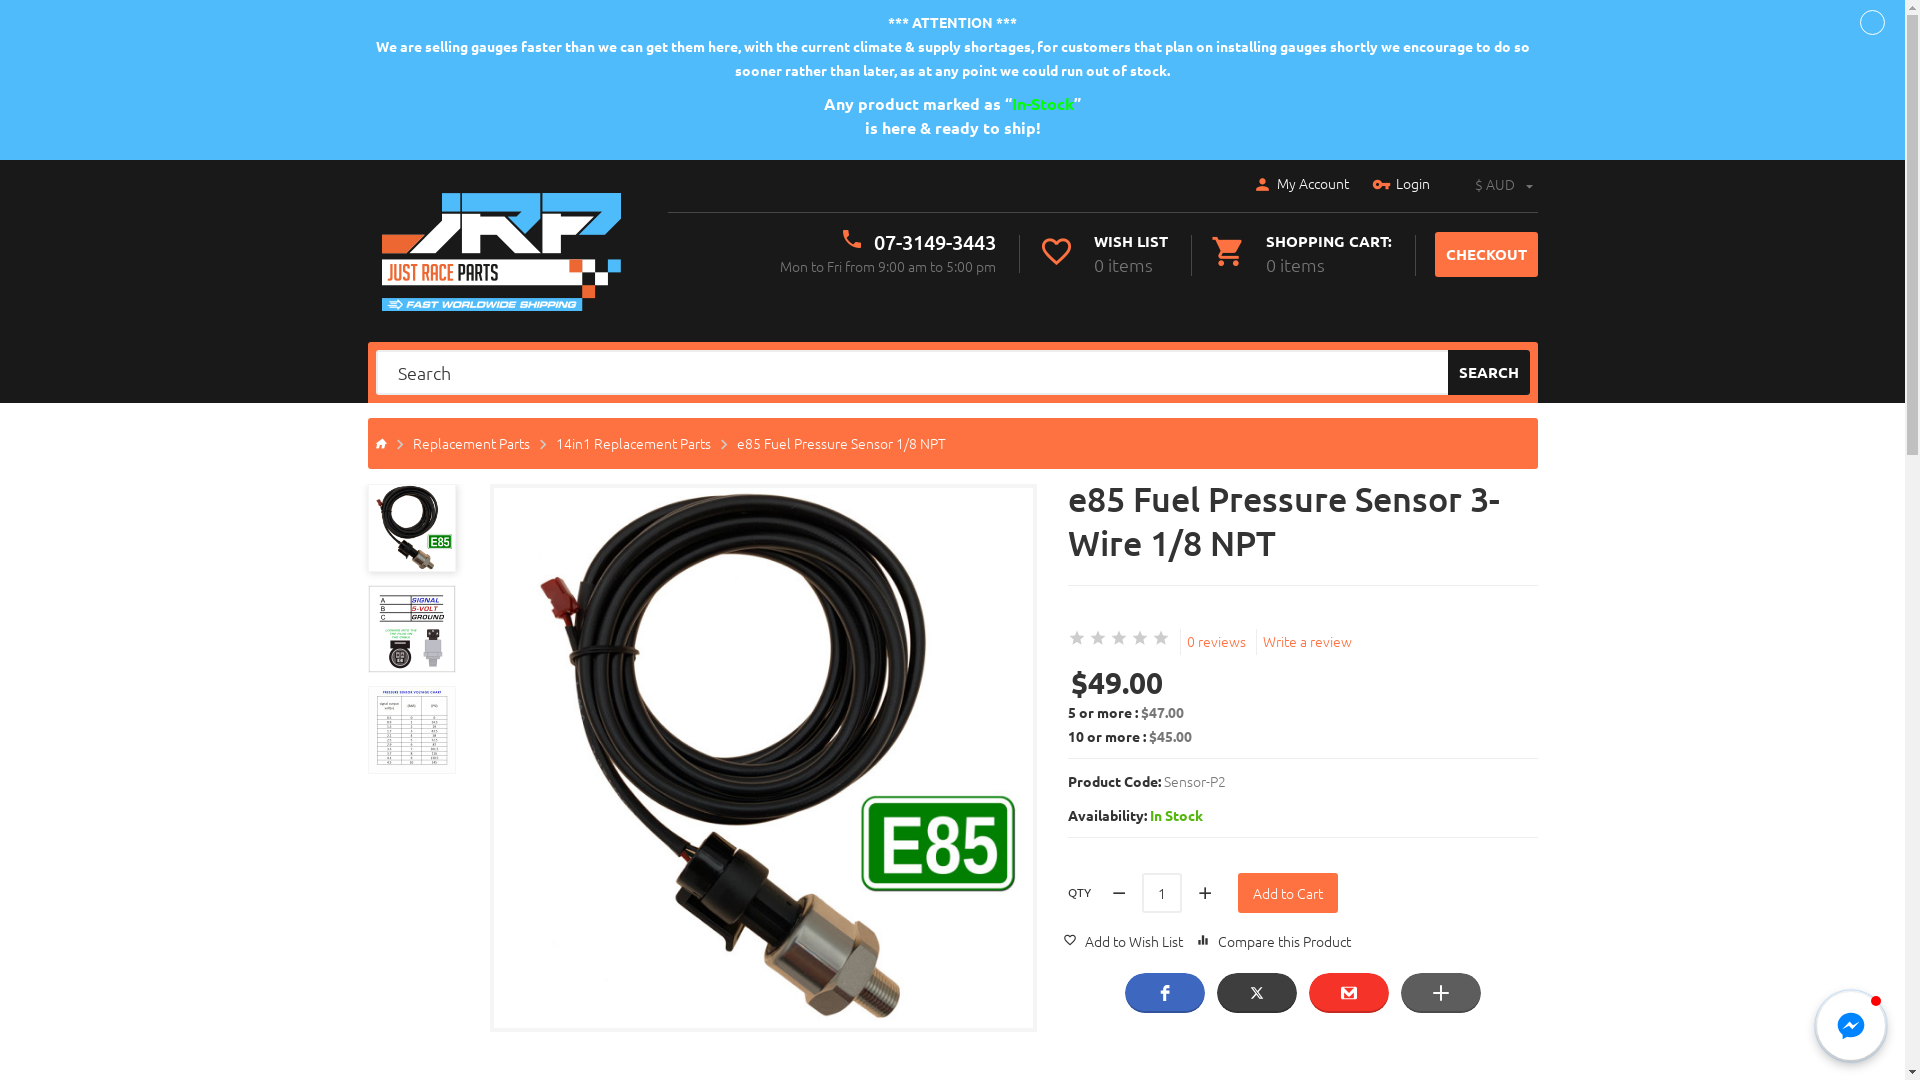 The width and height of the screenshot is (1920, 1080). What do you see at coordinates (1300, 184) in the screenshot?
I see `'My Account'` at bounding box center [1300, 184].